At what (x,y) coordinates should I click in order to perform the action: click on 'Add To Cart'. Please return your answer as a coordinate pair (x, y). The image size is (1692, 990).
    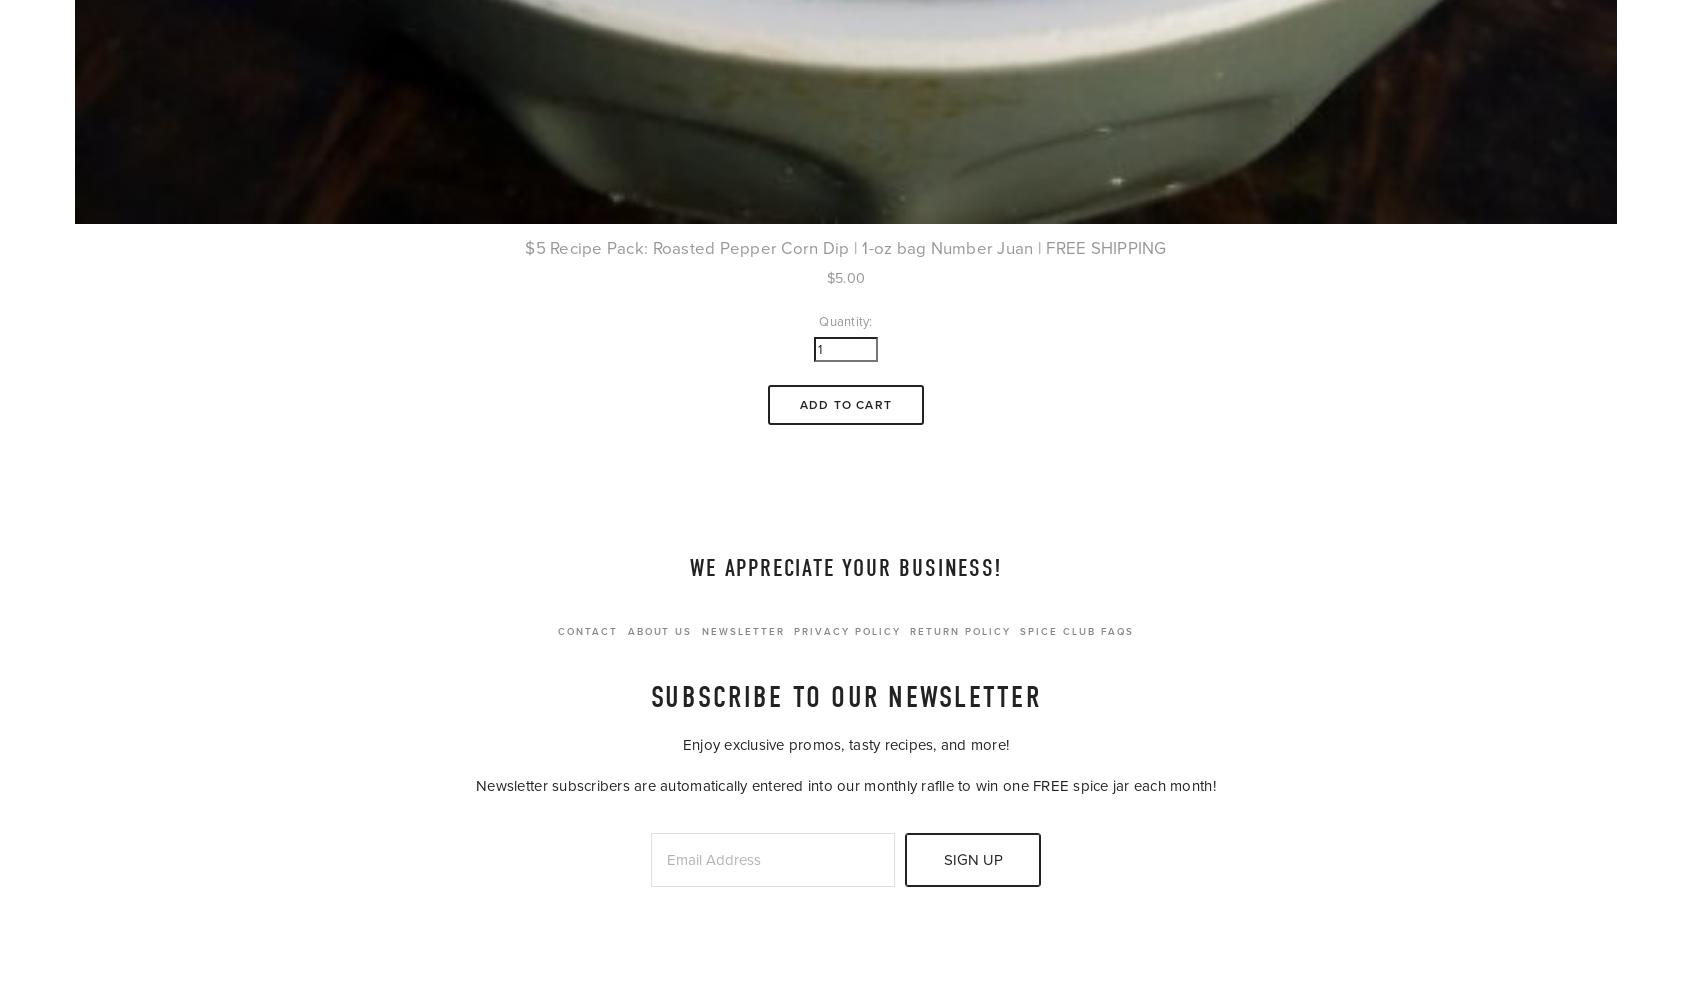
    Looking at the image, I should click on (798, 403).